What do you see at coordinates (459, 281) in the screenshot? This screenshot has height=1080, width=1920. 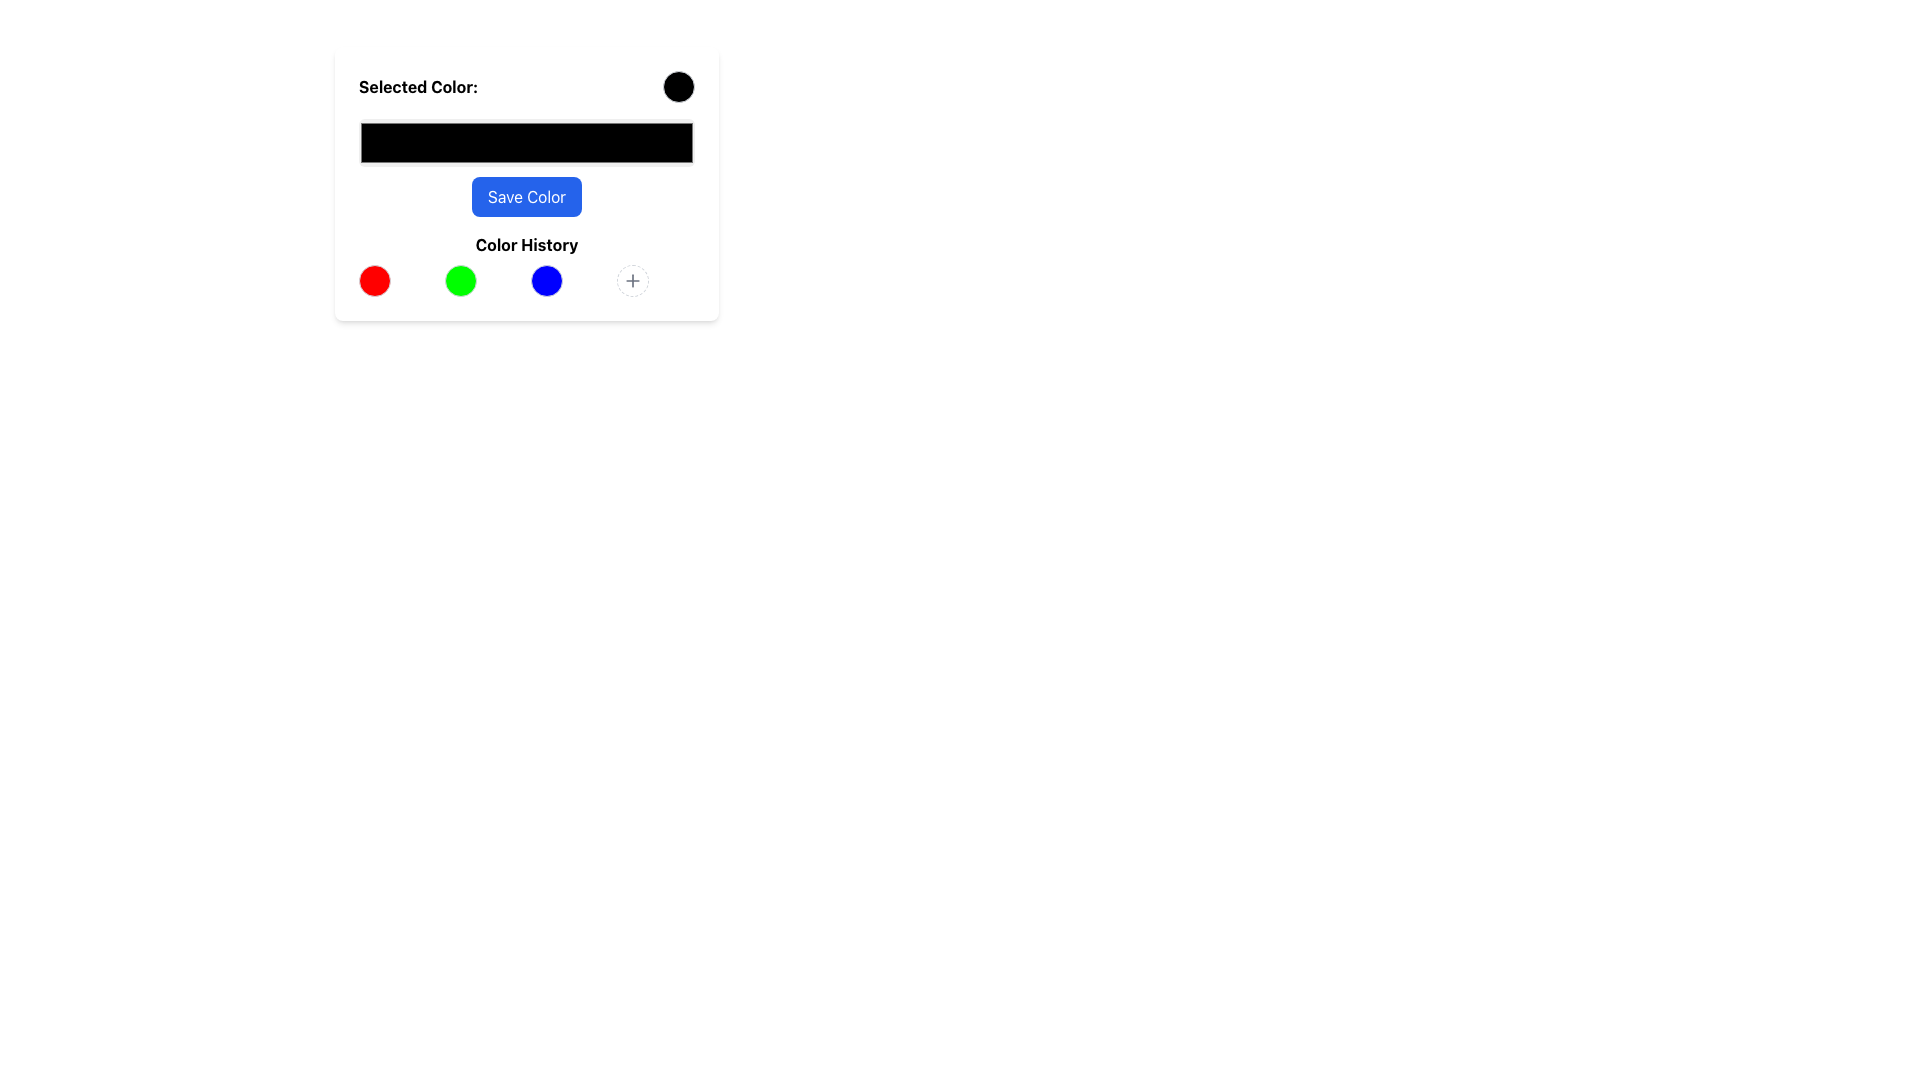 I see `the circular button for green color selection, which is the second item in a horizontal row of four circles located under the label 'Color History'` at bounding box center [459, 281].